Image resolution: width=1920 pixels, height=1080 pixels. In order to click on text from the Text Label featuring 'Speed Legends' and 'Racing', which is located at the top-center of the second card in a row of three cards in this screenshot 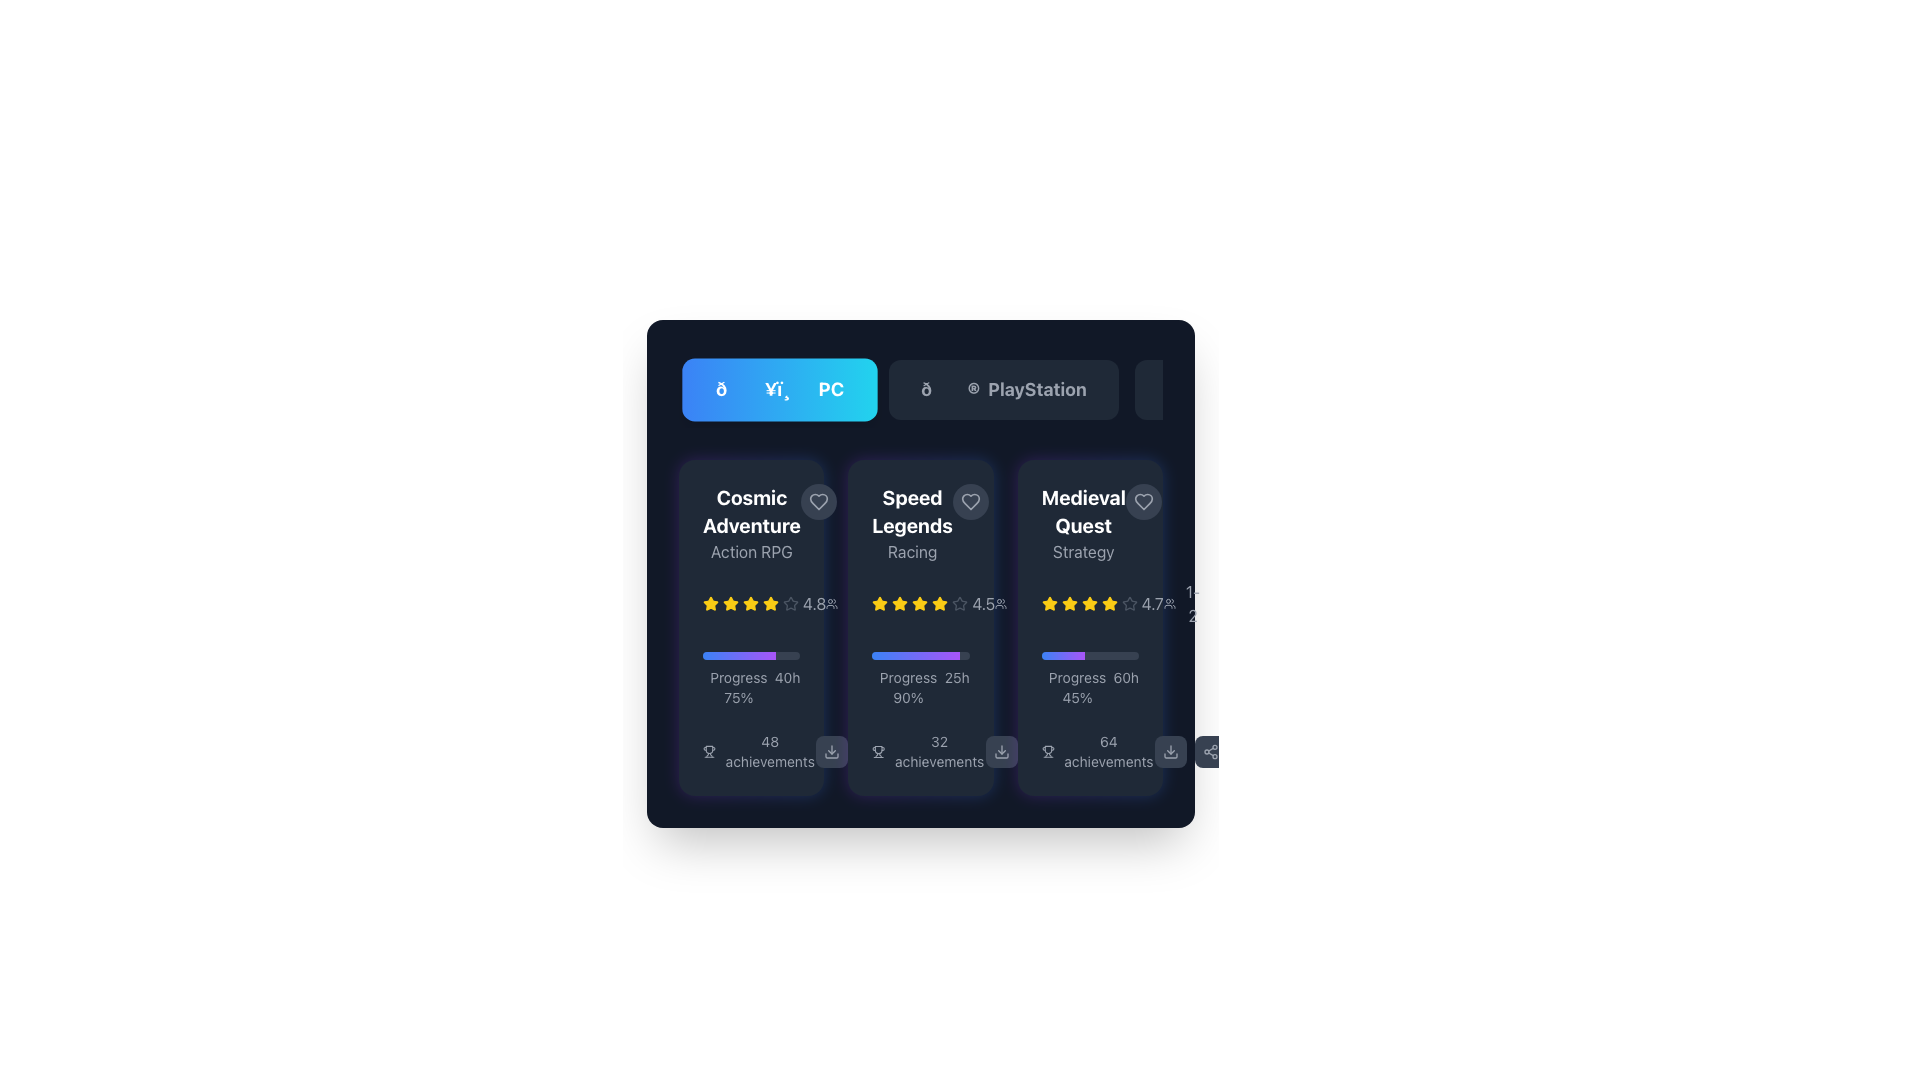, I will do `click(911, 523)`.